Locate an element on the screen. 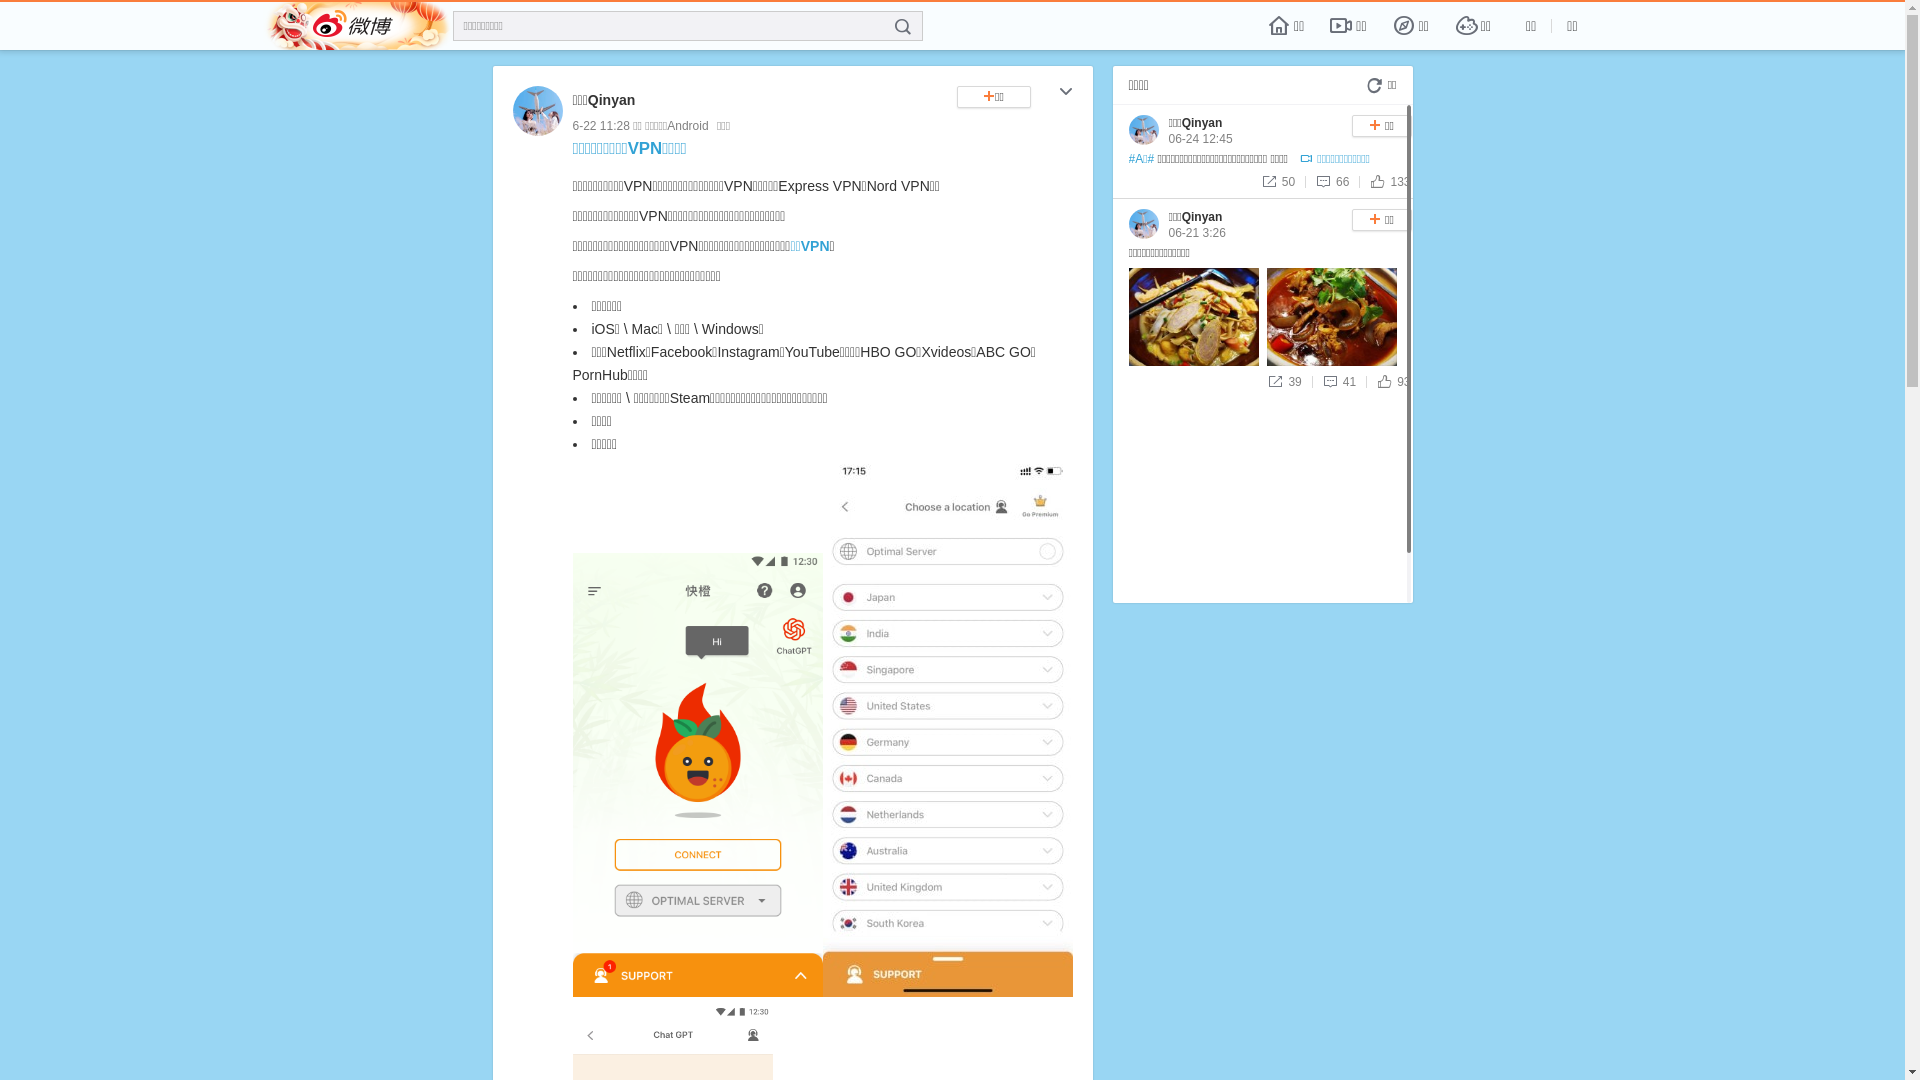 The width and height of the screenshot is (1920, 1080). '06-24 12:45' is located at coordinates (1167, 137).